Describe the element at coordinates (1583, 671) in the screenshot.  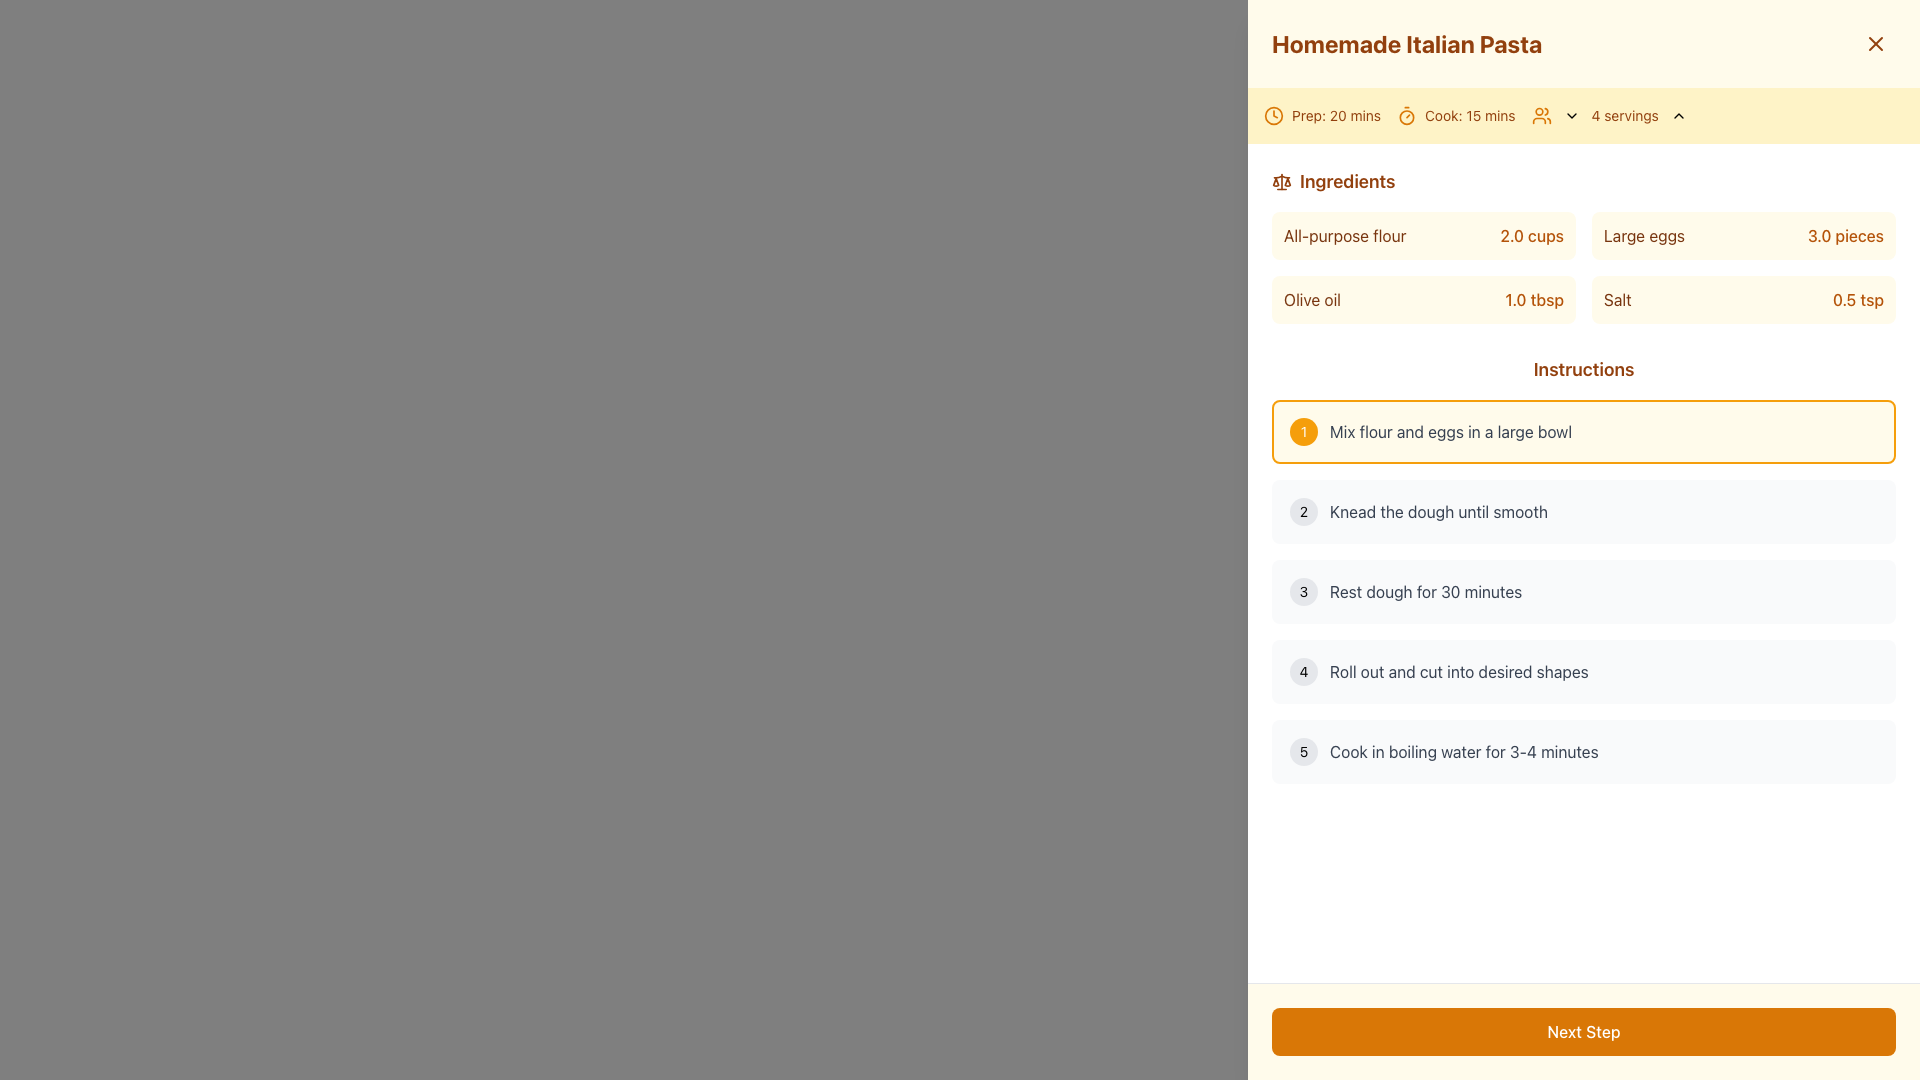
I see `the fourth instruction list item, which has a round icon with the number '4' and the text 'Roll out and cut into desired shapes'` at that location.